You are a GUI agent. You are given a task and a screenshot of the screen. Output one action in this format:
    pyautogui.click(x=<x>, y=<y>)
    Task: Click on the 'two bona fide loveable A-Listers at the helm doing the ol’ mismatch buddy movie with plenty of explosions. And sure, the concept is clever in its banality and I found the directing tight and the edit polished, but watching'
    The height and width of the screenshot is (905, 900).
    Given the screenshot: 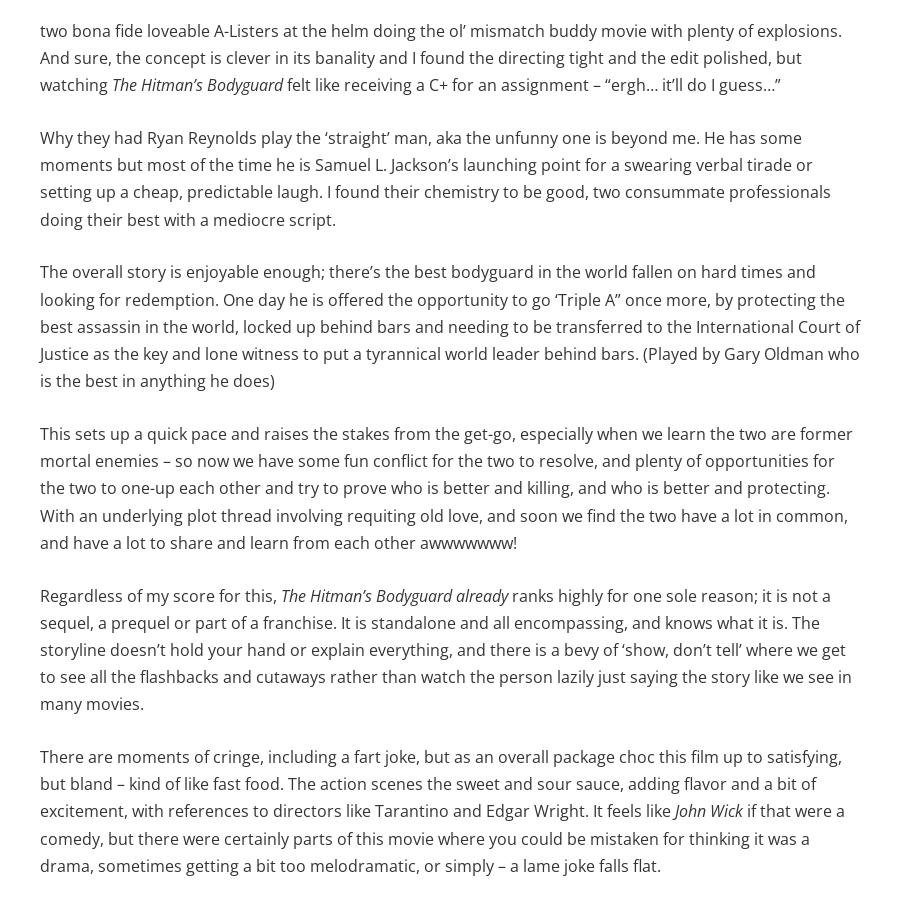 What is the action you would take?
    pyautogui.click(x=441, y=57)
    